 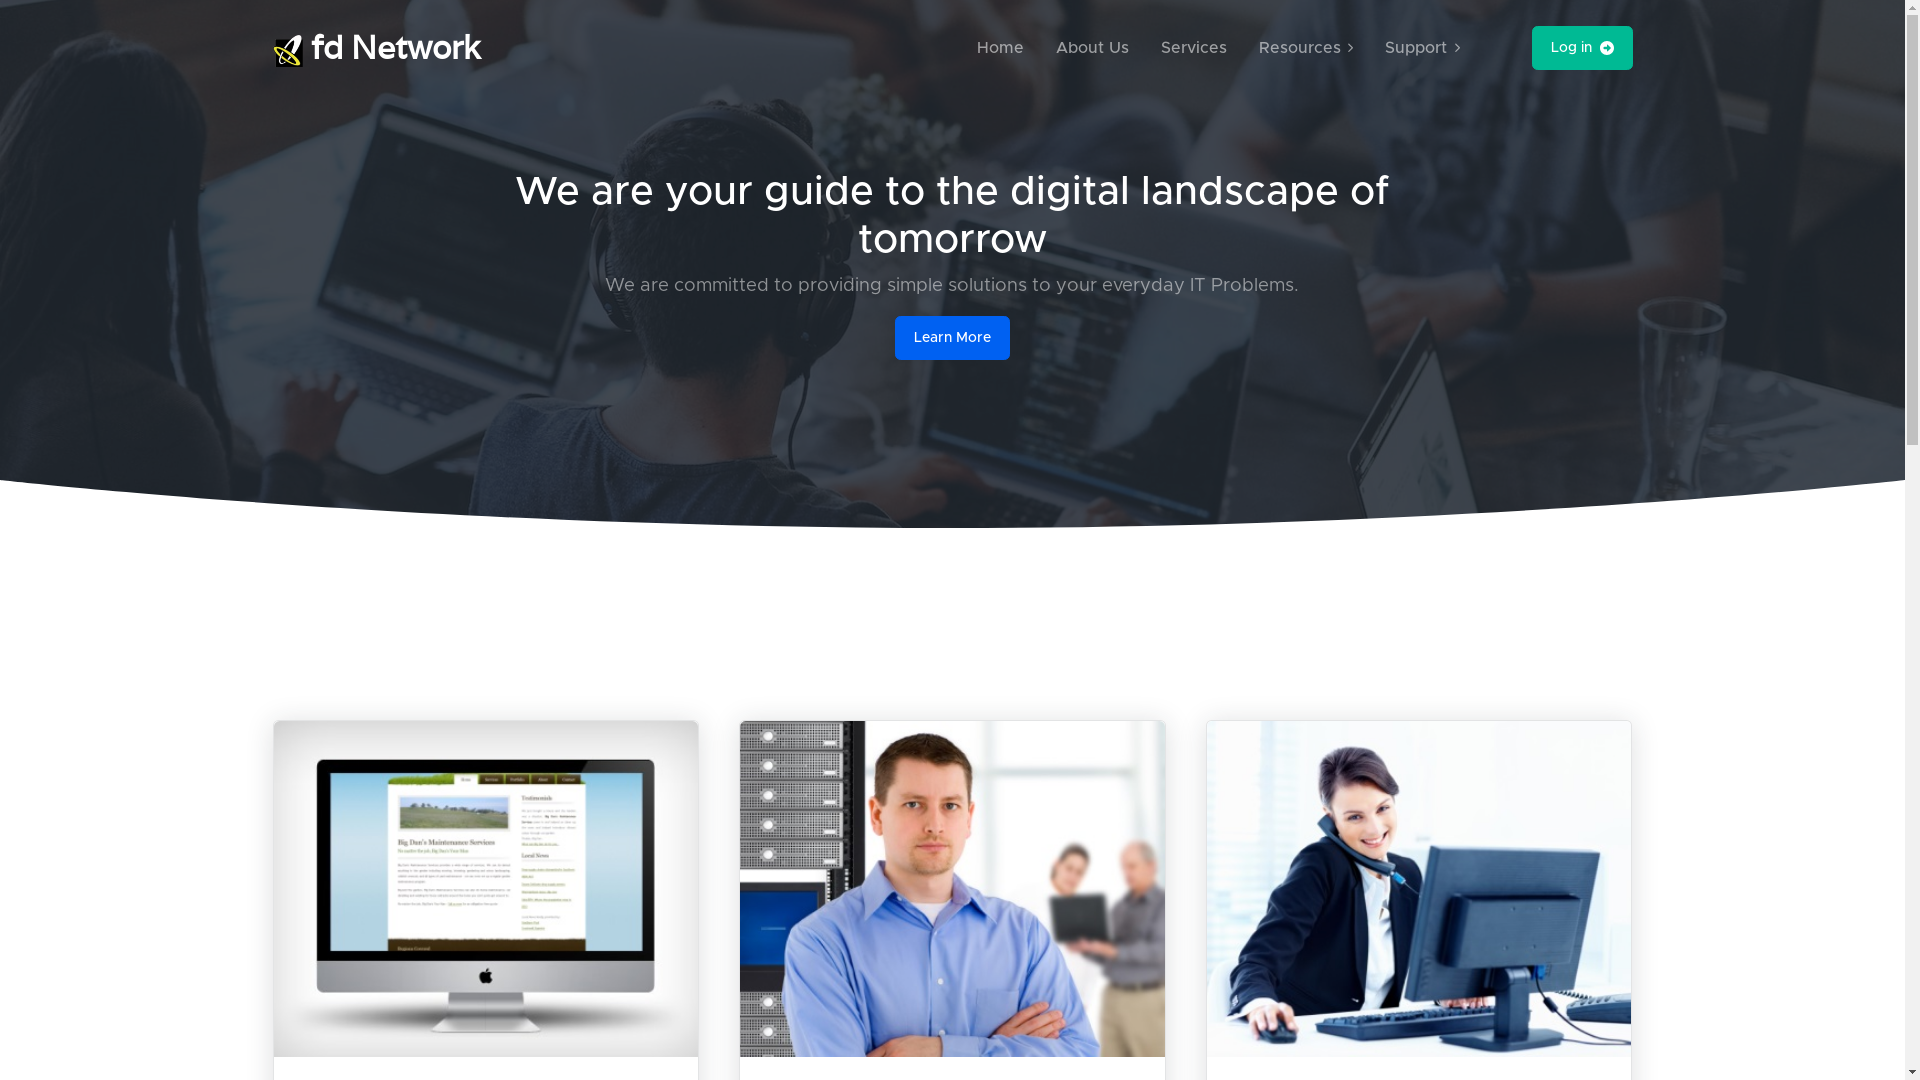 What do you see at coordinates (1376, 46) in the screenshot?
I see `'Support'` at bounding box center [1376, 46].